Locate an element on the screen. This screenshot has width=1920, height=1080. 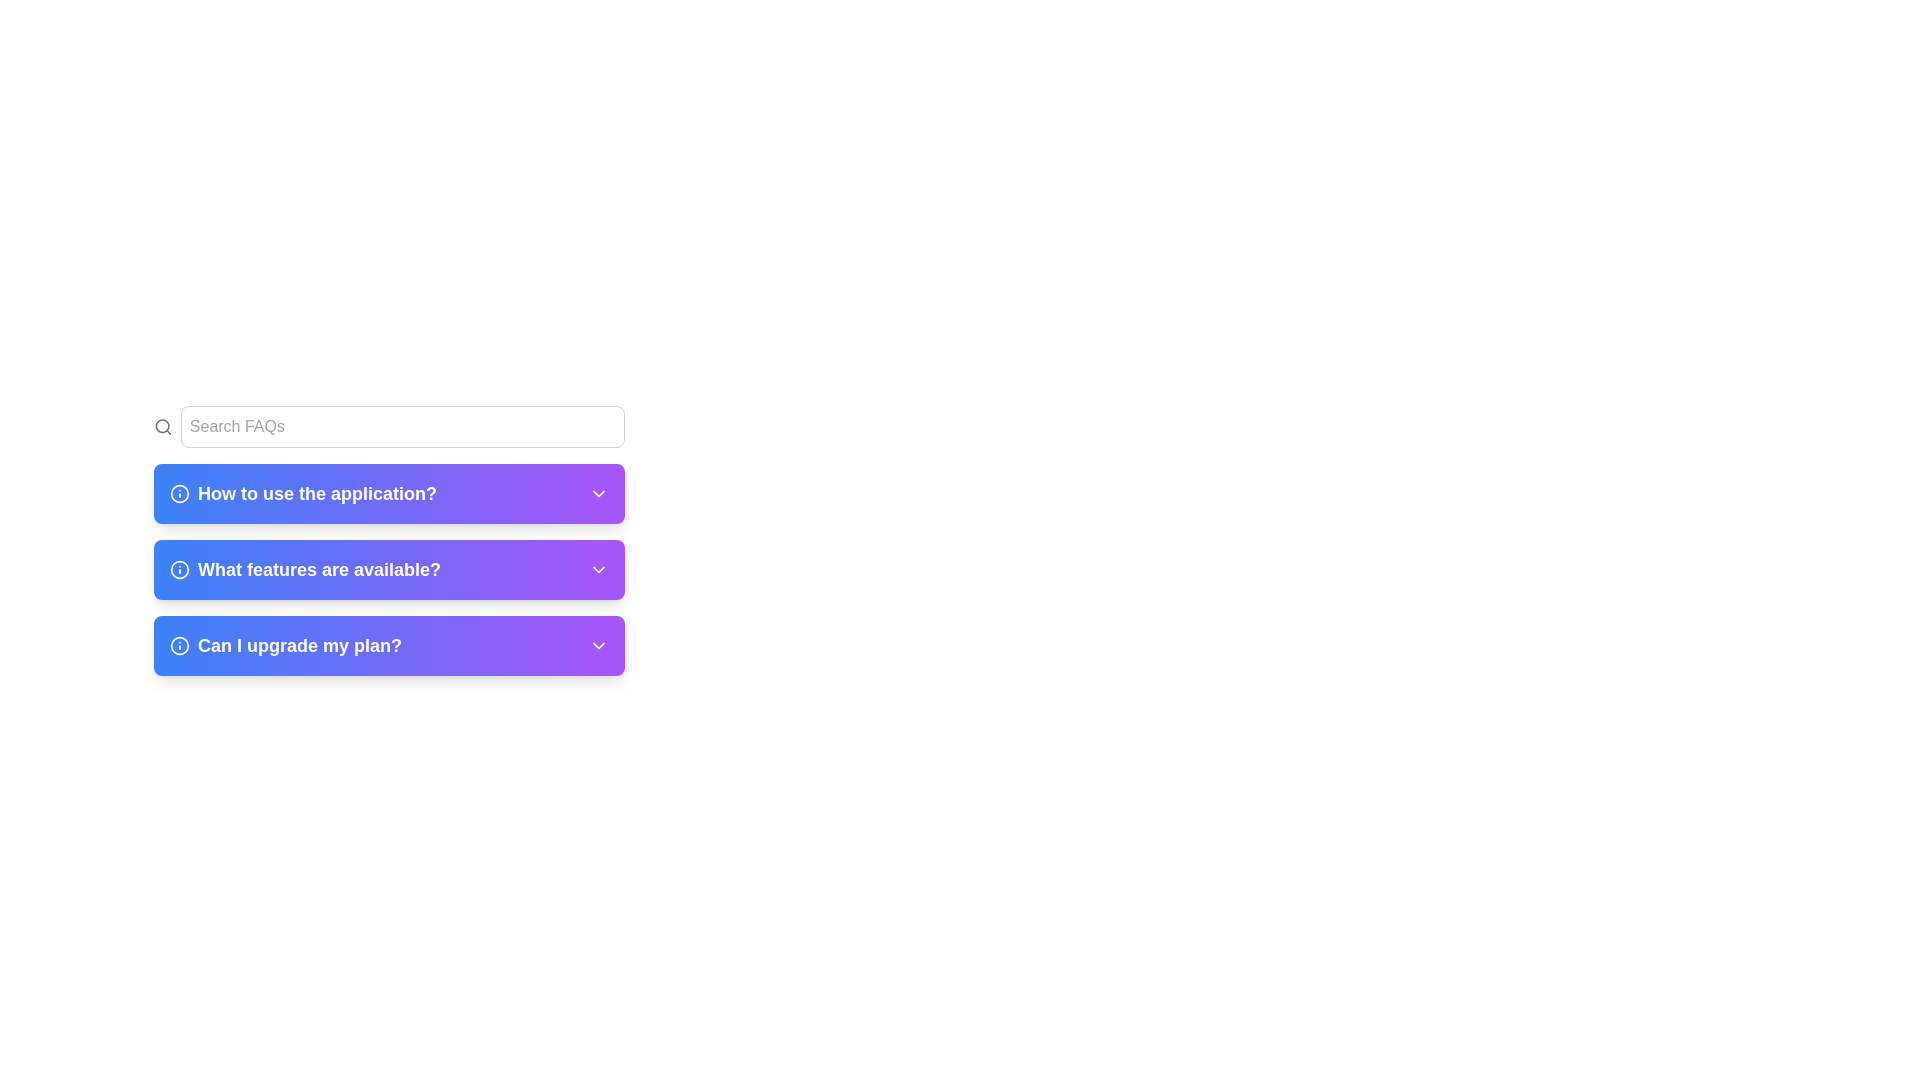
the Chevron-down icon at the far-right side of the blue-to-purple gradient bar labeled 'How to use the application?' is located at coordinates (598, 493).